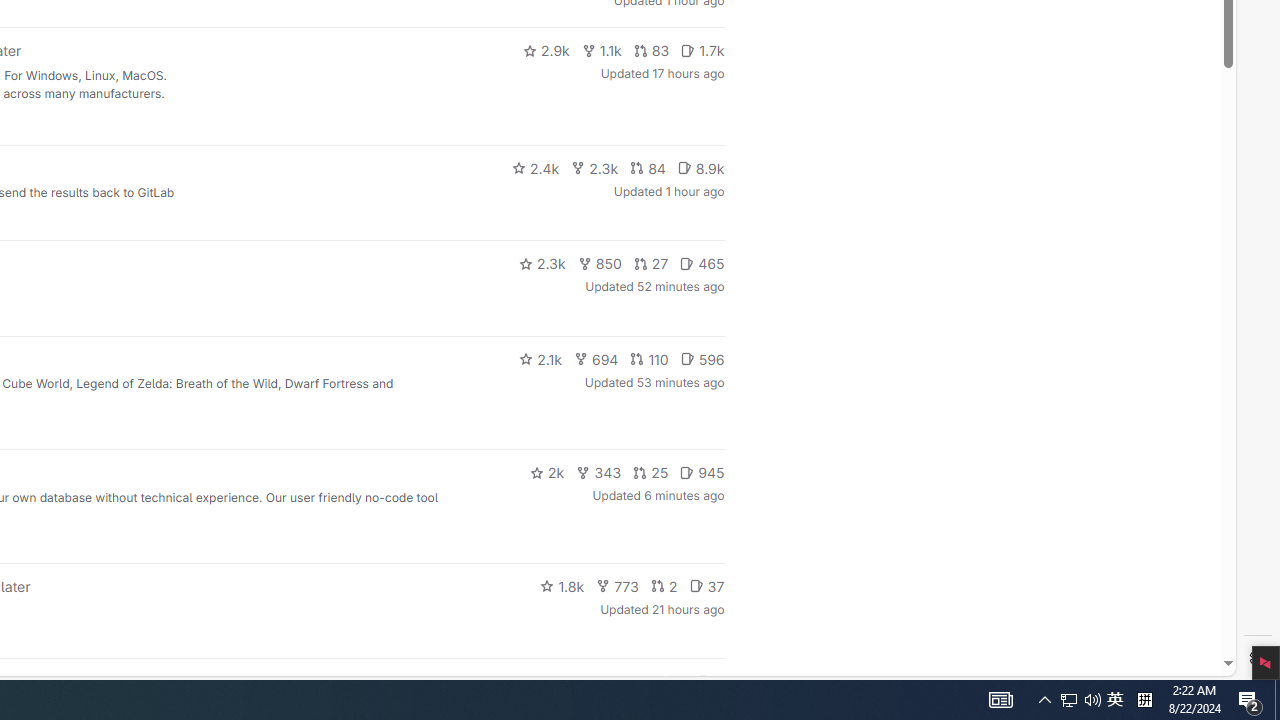  What do you see at coordinates (545, 50) in the screenshot?
I see `'2.9k'` at bounding box center [545, 50].